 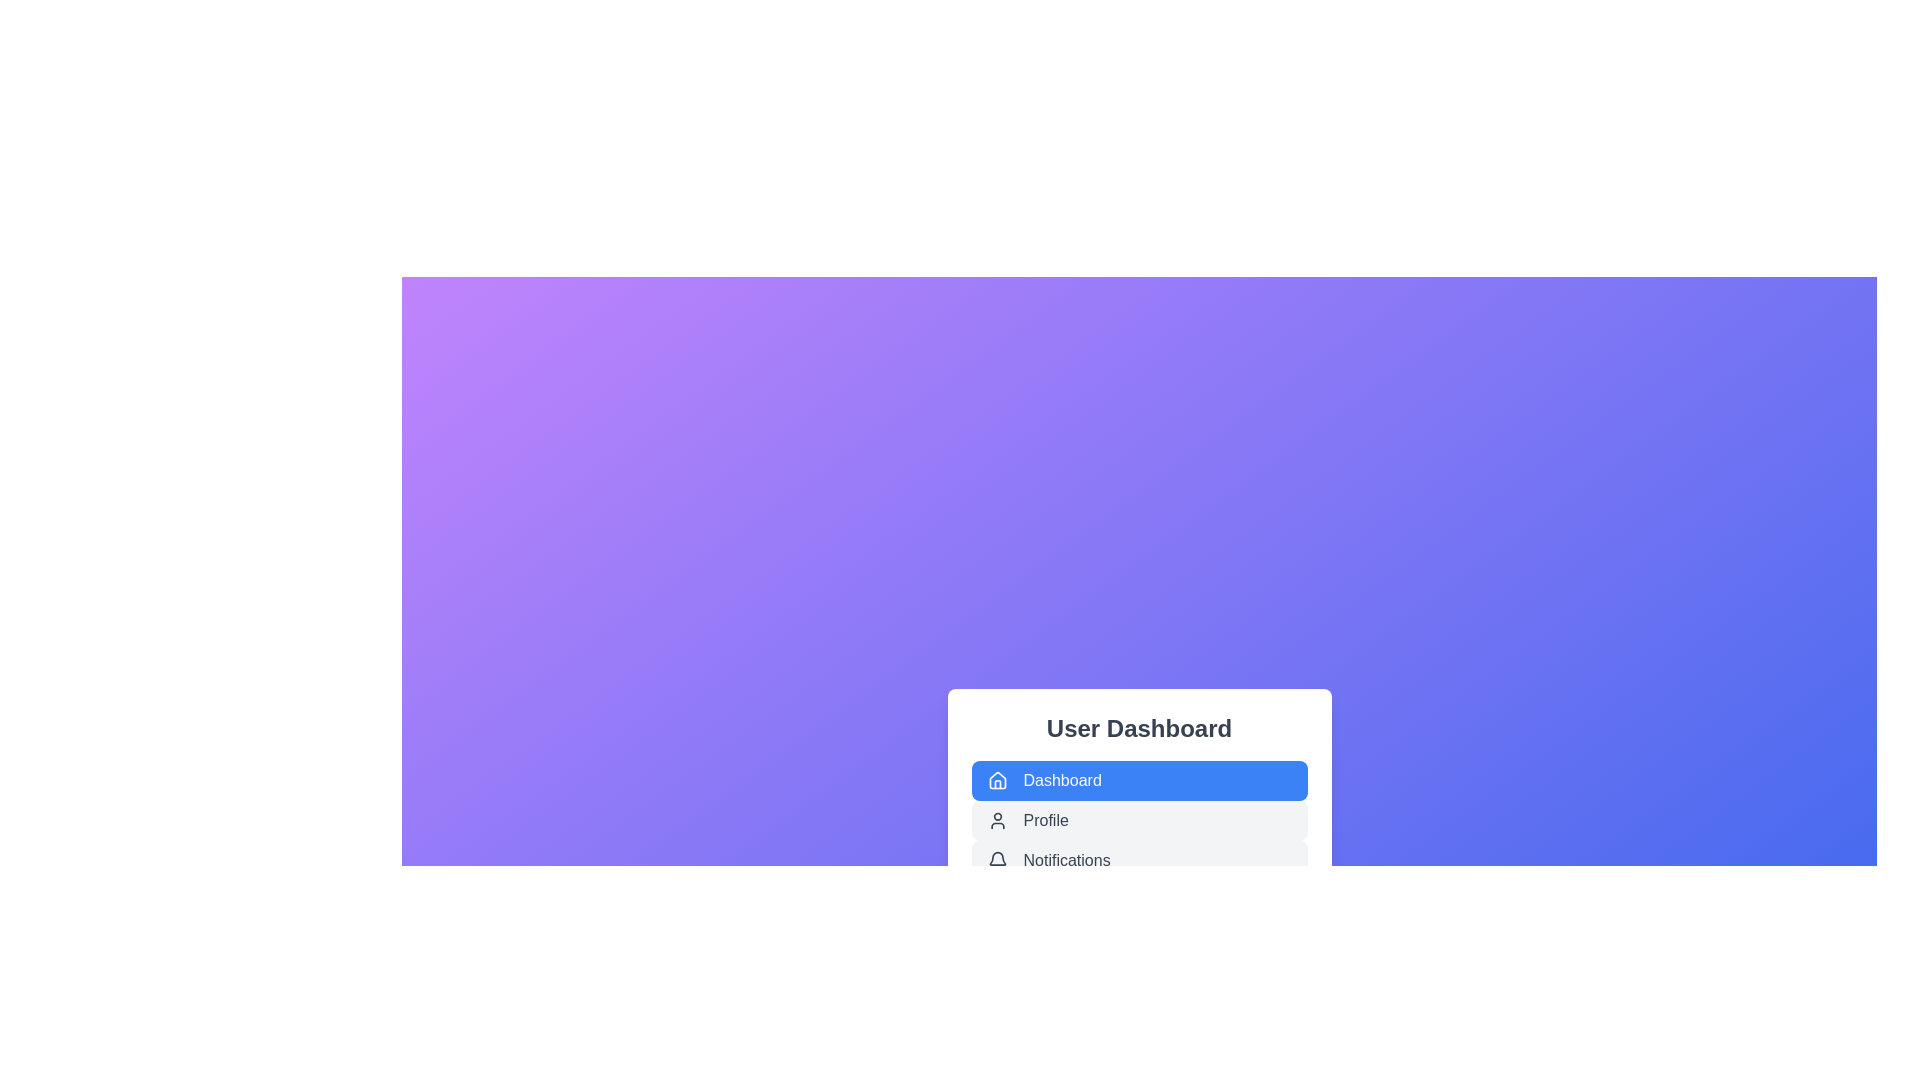 What do you see at coordinates (1139, 817) in the screenshot?
I see `the navigation button located below the 'Dashboard' button and above the 'Notifications' button` at bounding box center [1139, 817].